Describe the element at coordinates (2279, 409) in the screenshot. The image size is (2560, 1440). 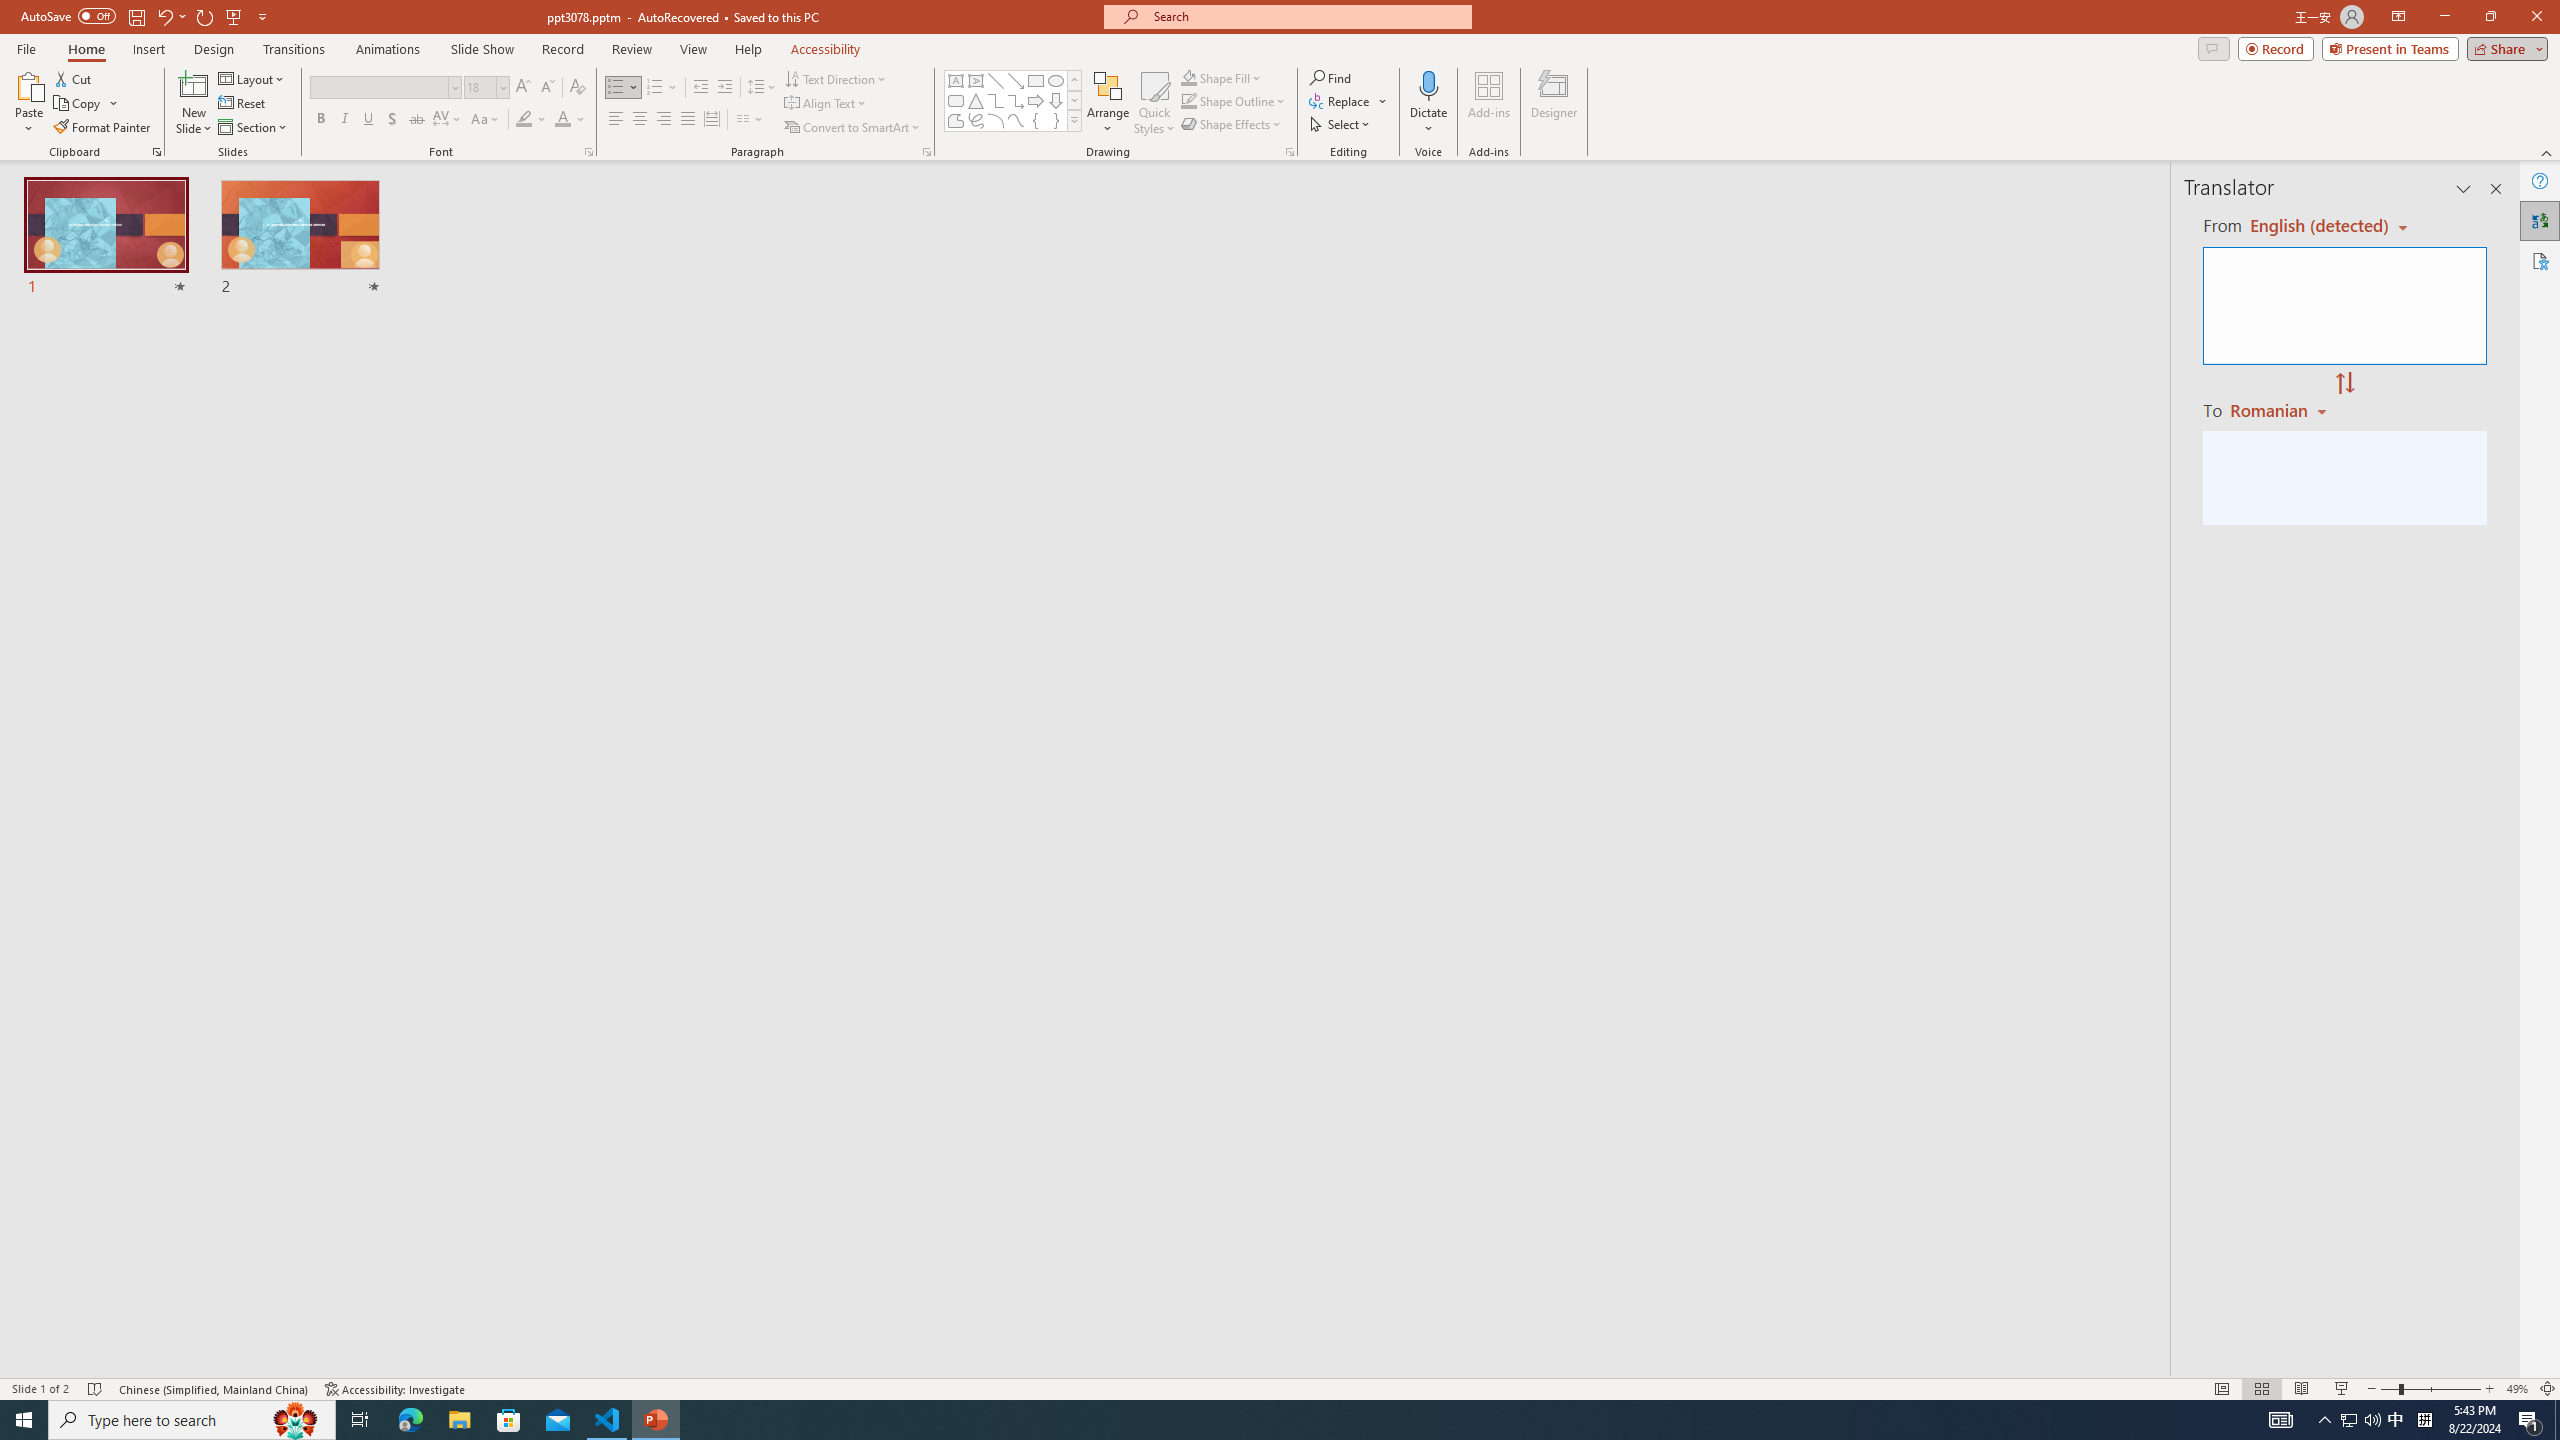
I see `'Romanian'` at that location.